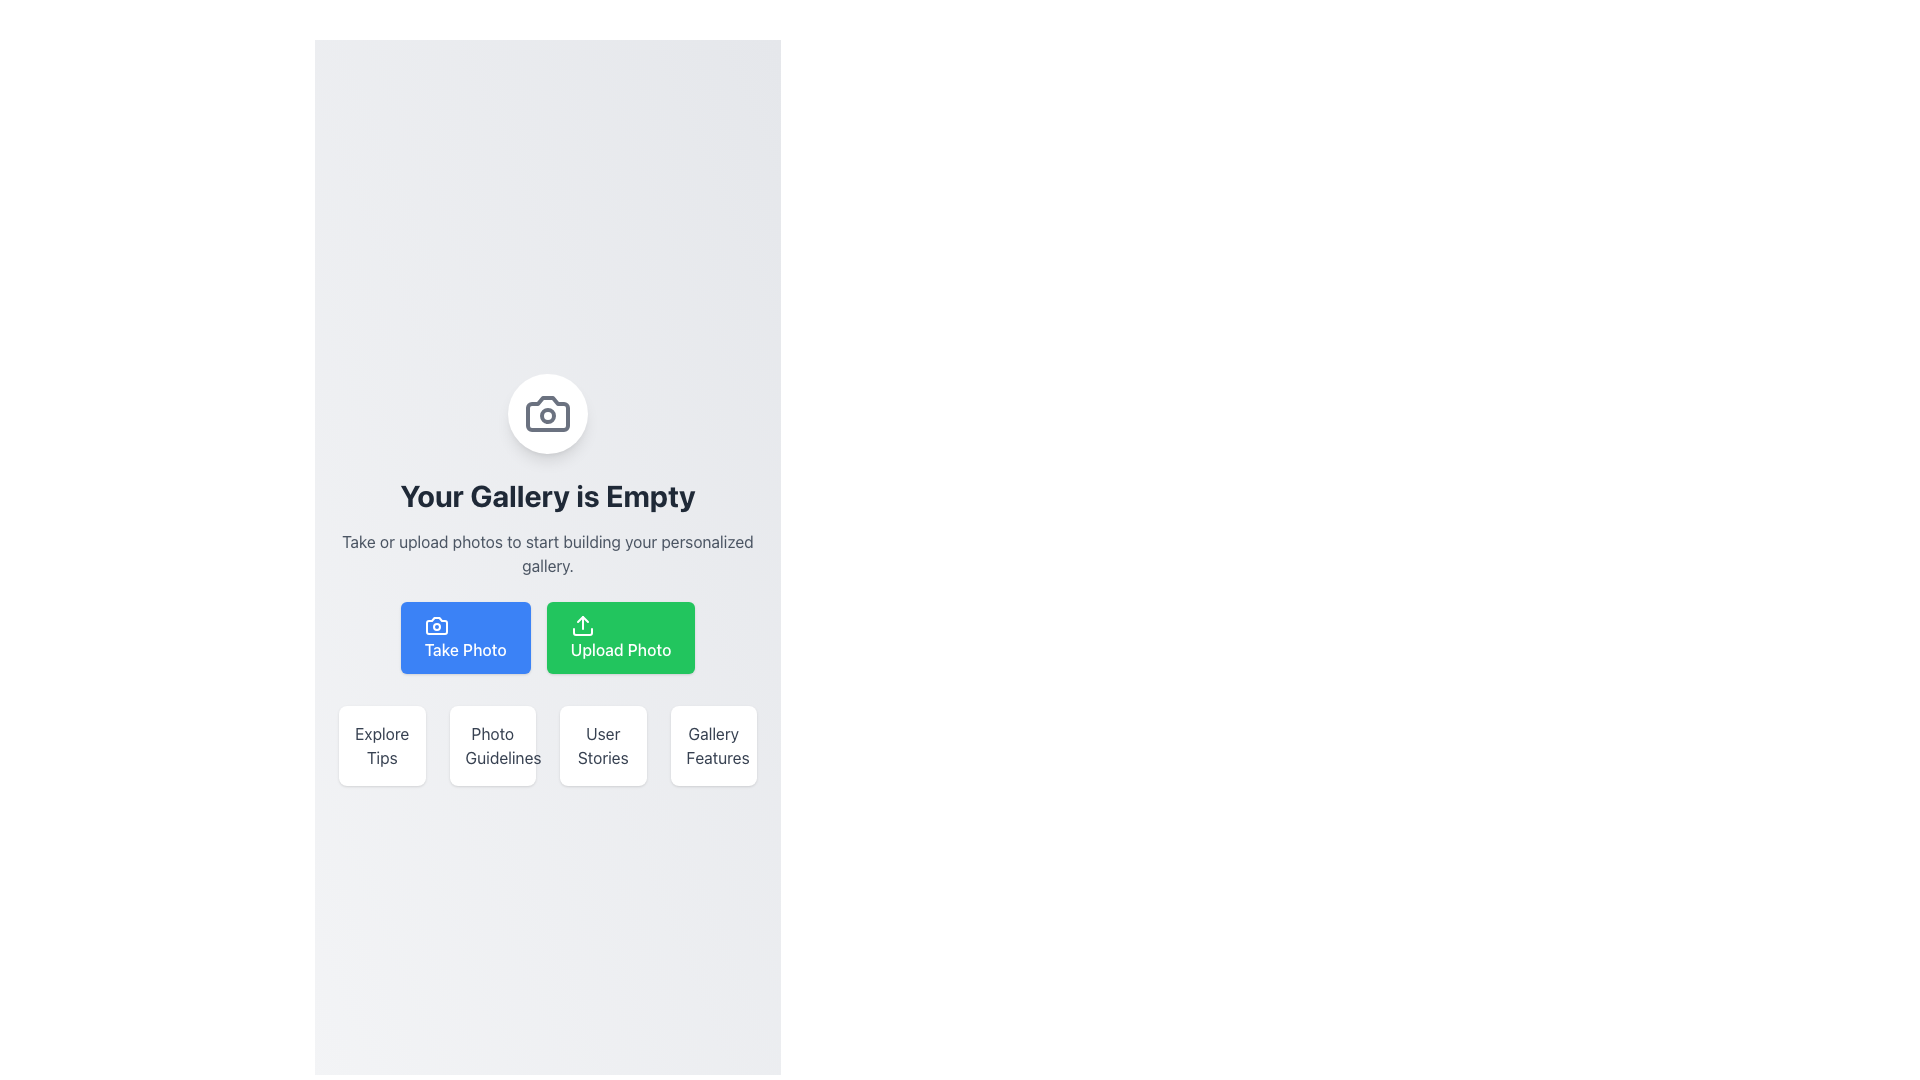 This screenshot has height=1080, width=1920. Describe the element at coordinates (547, 554) in the screenshot. I see `the text label that prompts the user to upload or take photos, located between the 'Your Gallery is Empty' text and the 'Take Photo' and 'Upload Photo' buttons` at that location.